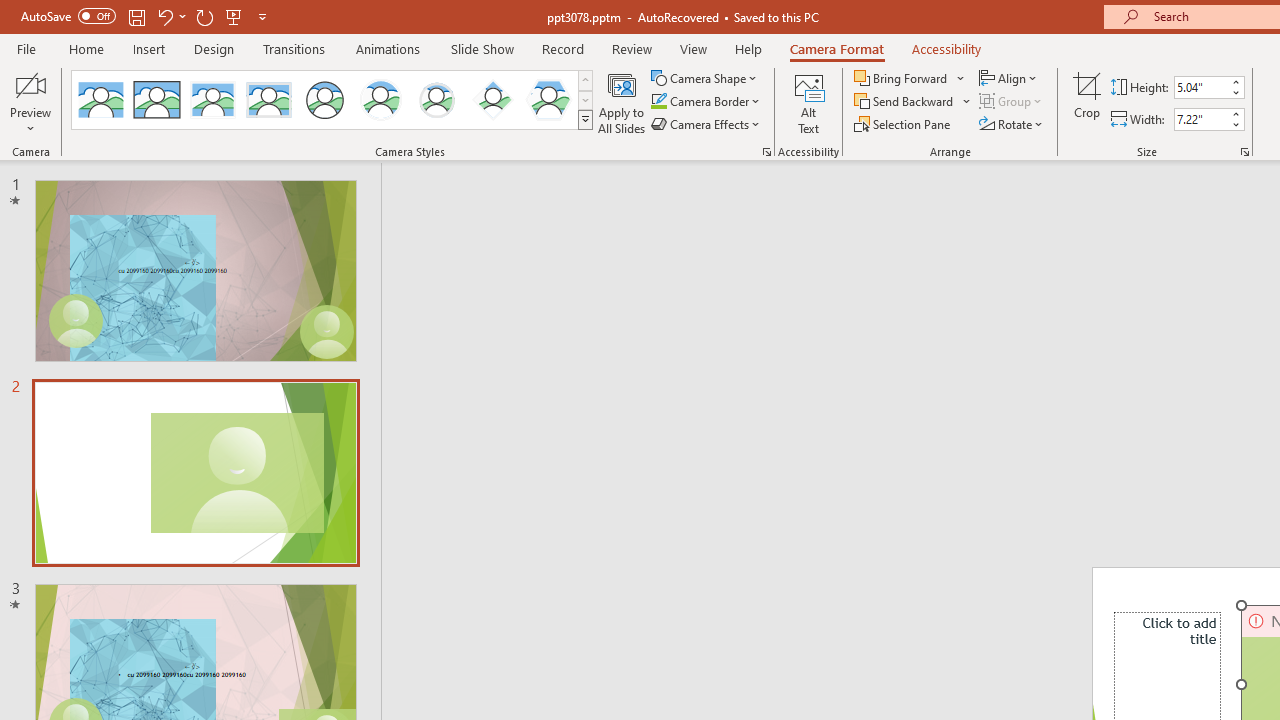  What do you see at coordinates (705, 77) in the screenshot?
I see `'Camera Shape'` at bounding box center [705, 77].